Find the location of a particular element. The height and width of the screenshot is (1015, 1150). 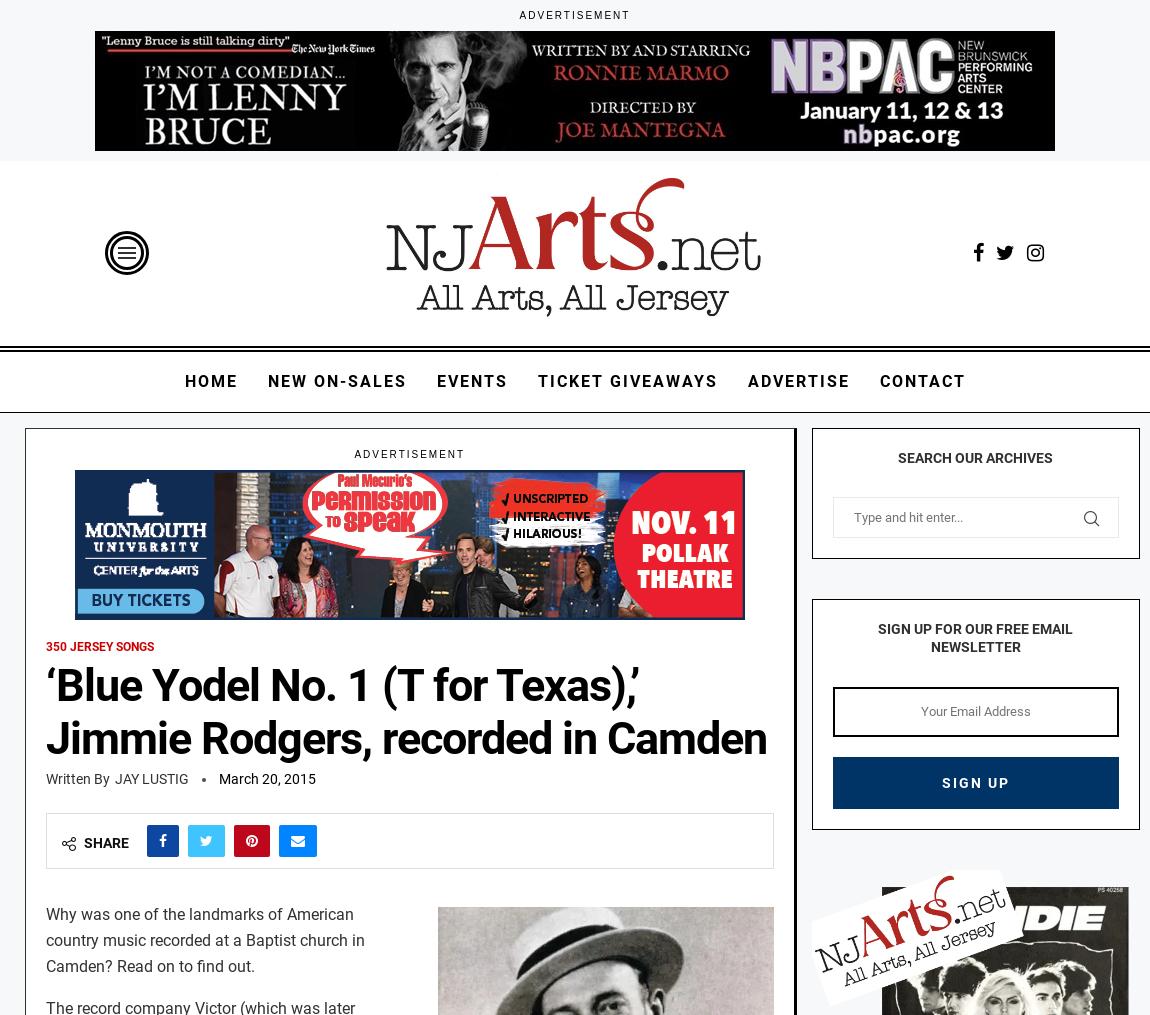

'‘Blue Yodel No. 1 (T for Texas),’ Jimmie Rodgers, recorded in Camden' is located at coordinates (406, 712).